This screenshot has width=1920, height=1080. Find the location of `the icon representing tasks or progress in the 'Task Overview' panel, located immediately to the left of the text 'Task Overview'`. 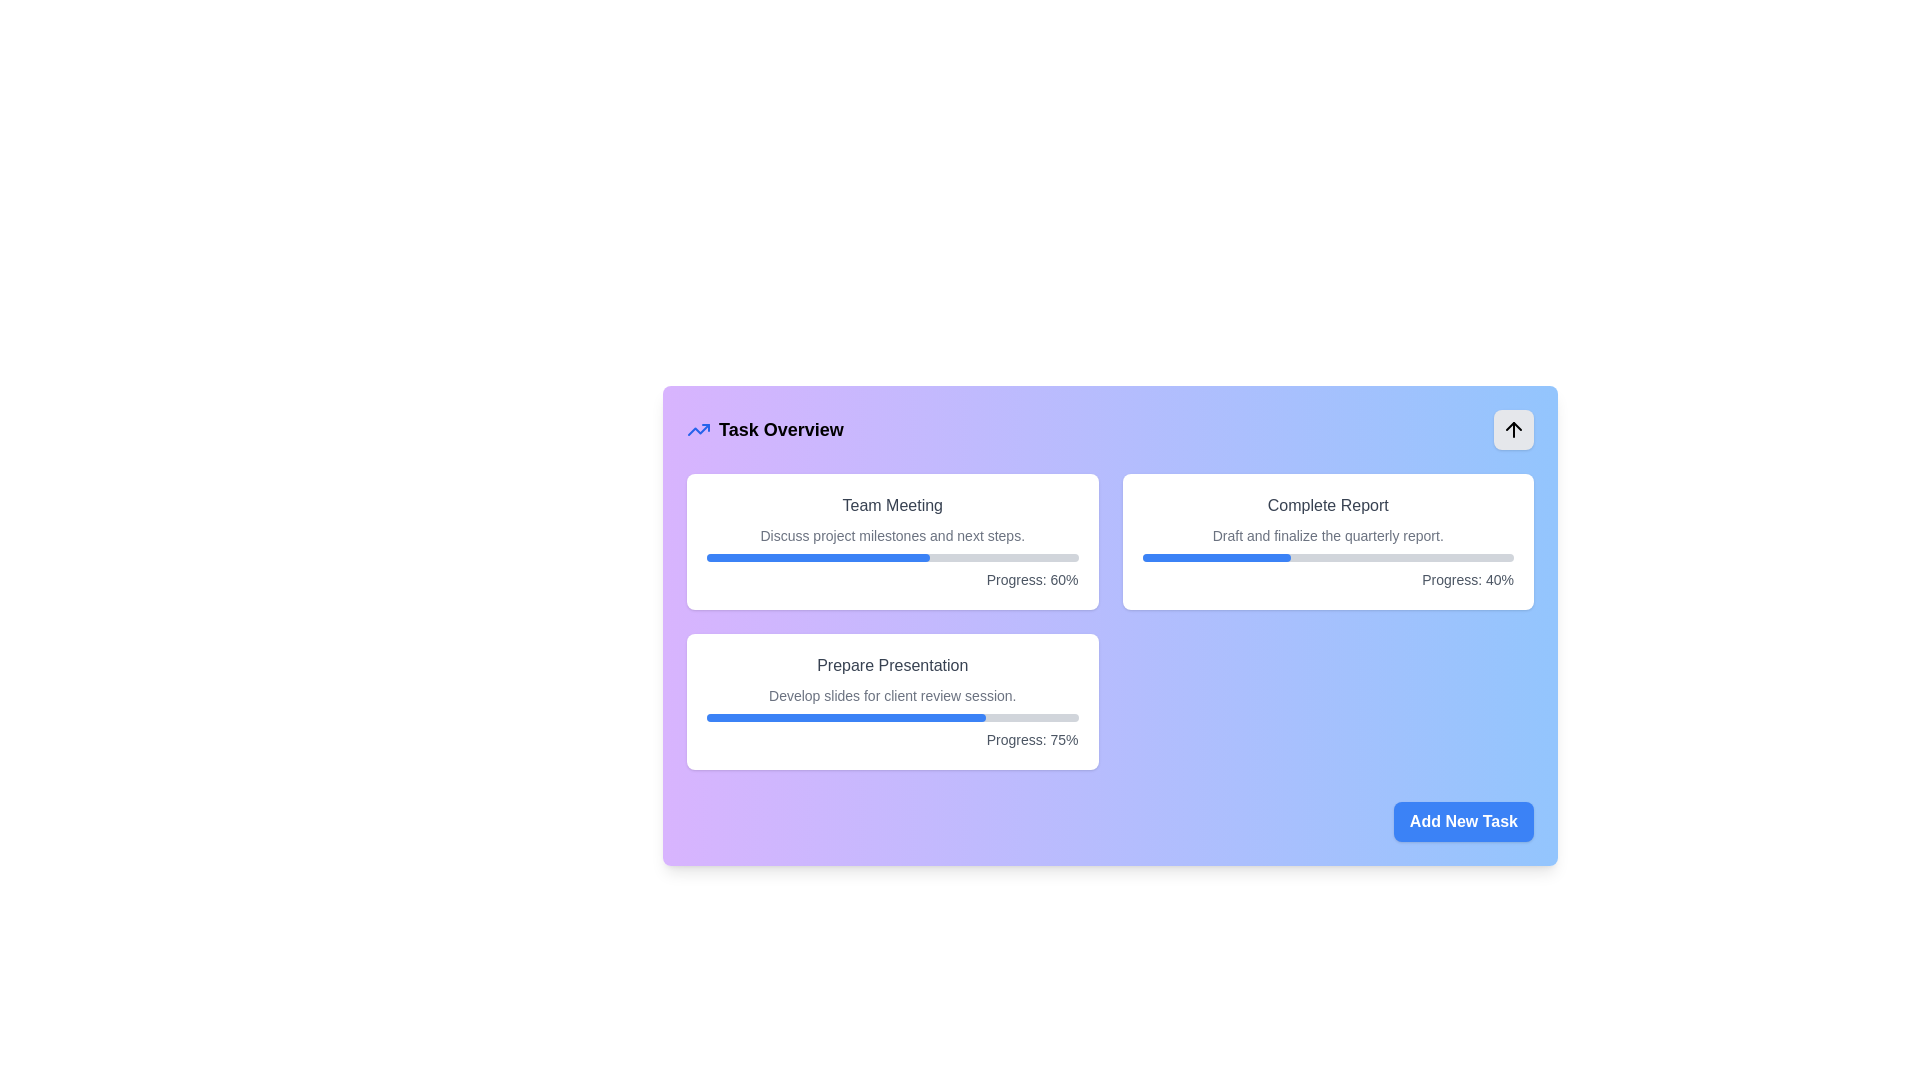

the icon representing tasks or progress in the 'Task Overview' panel, located immediately to the left of the text 'Task Overview' is located at coordinates (699, 428).